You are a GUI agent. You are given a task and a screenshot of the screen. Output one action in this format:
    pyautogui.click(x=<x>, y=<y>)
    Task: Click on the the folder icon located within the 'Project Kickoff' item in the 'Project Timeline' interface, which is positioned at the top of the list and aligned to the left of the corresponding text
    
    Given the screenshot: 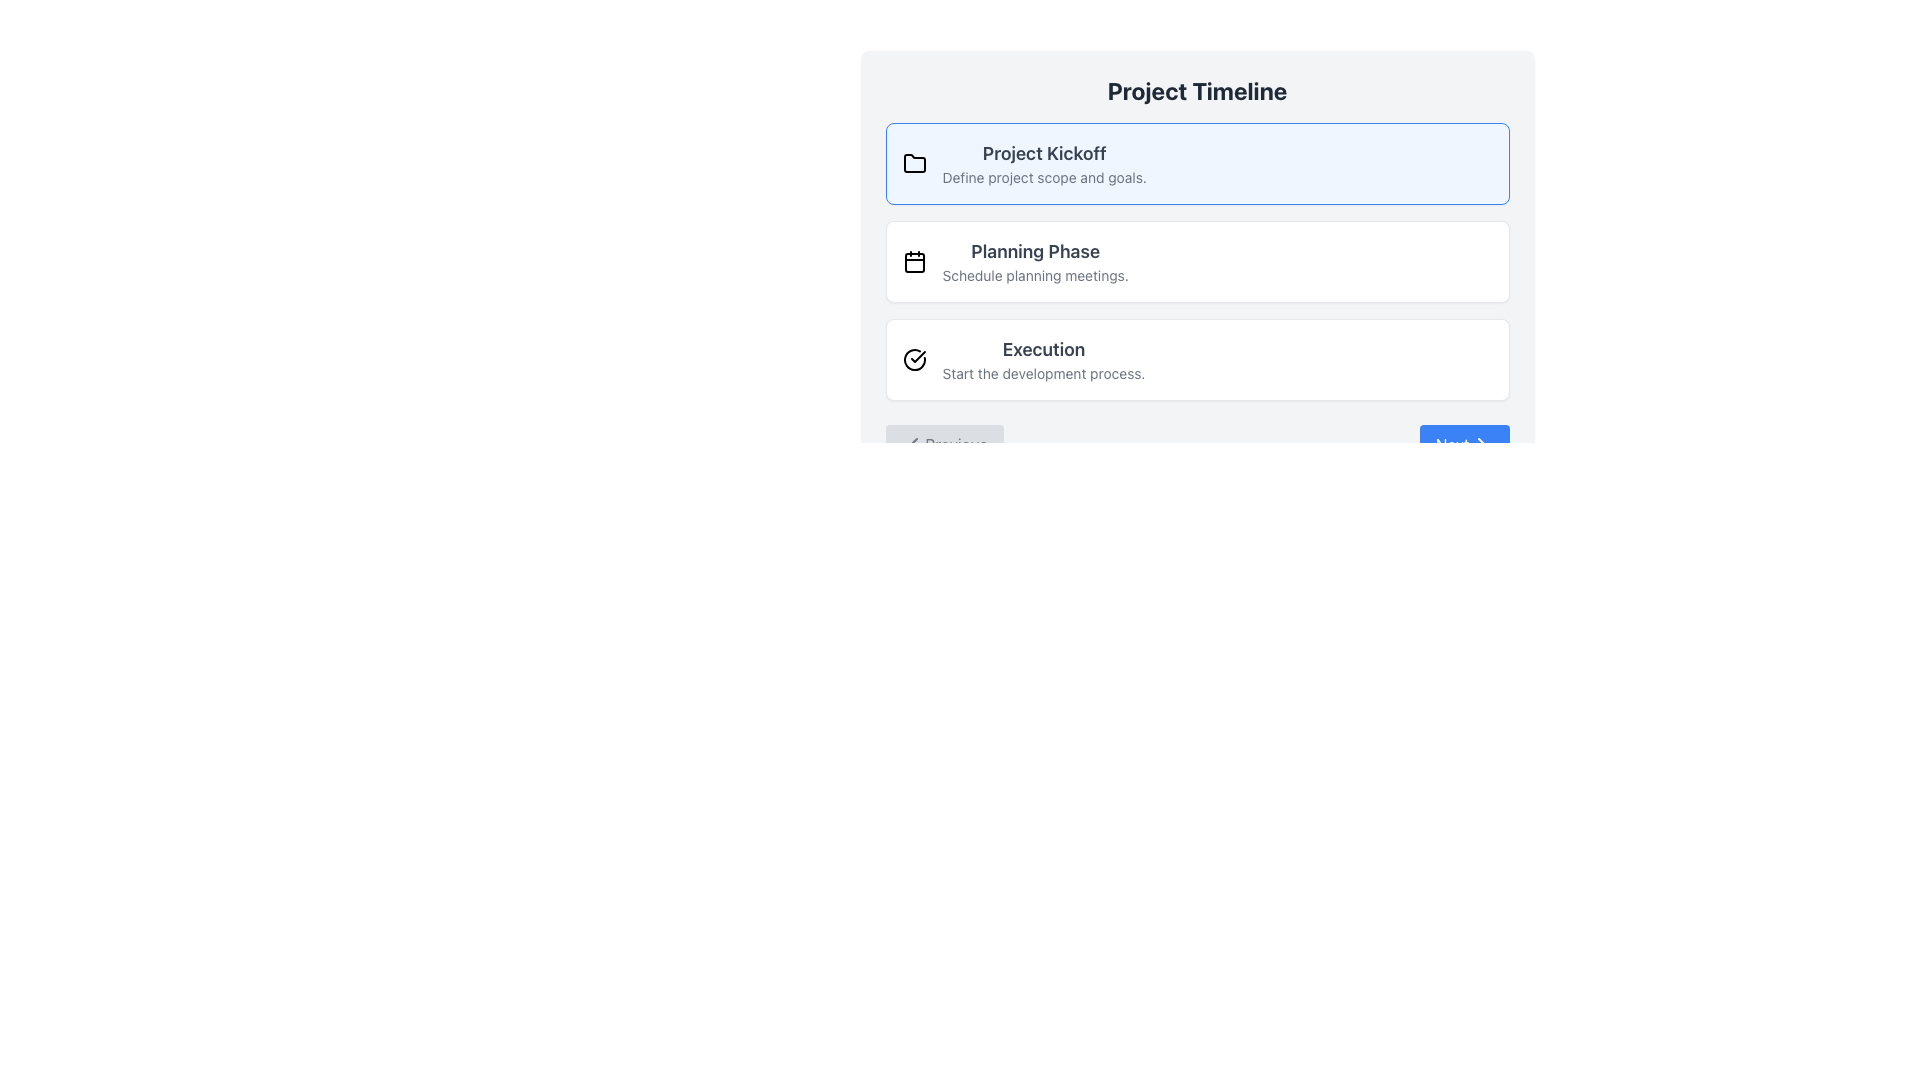 What is the action you would take?
    pyautogui.click(x=913, y=162)
    